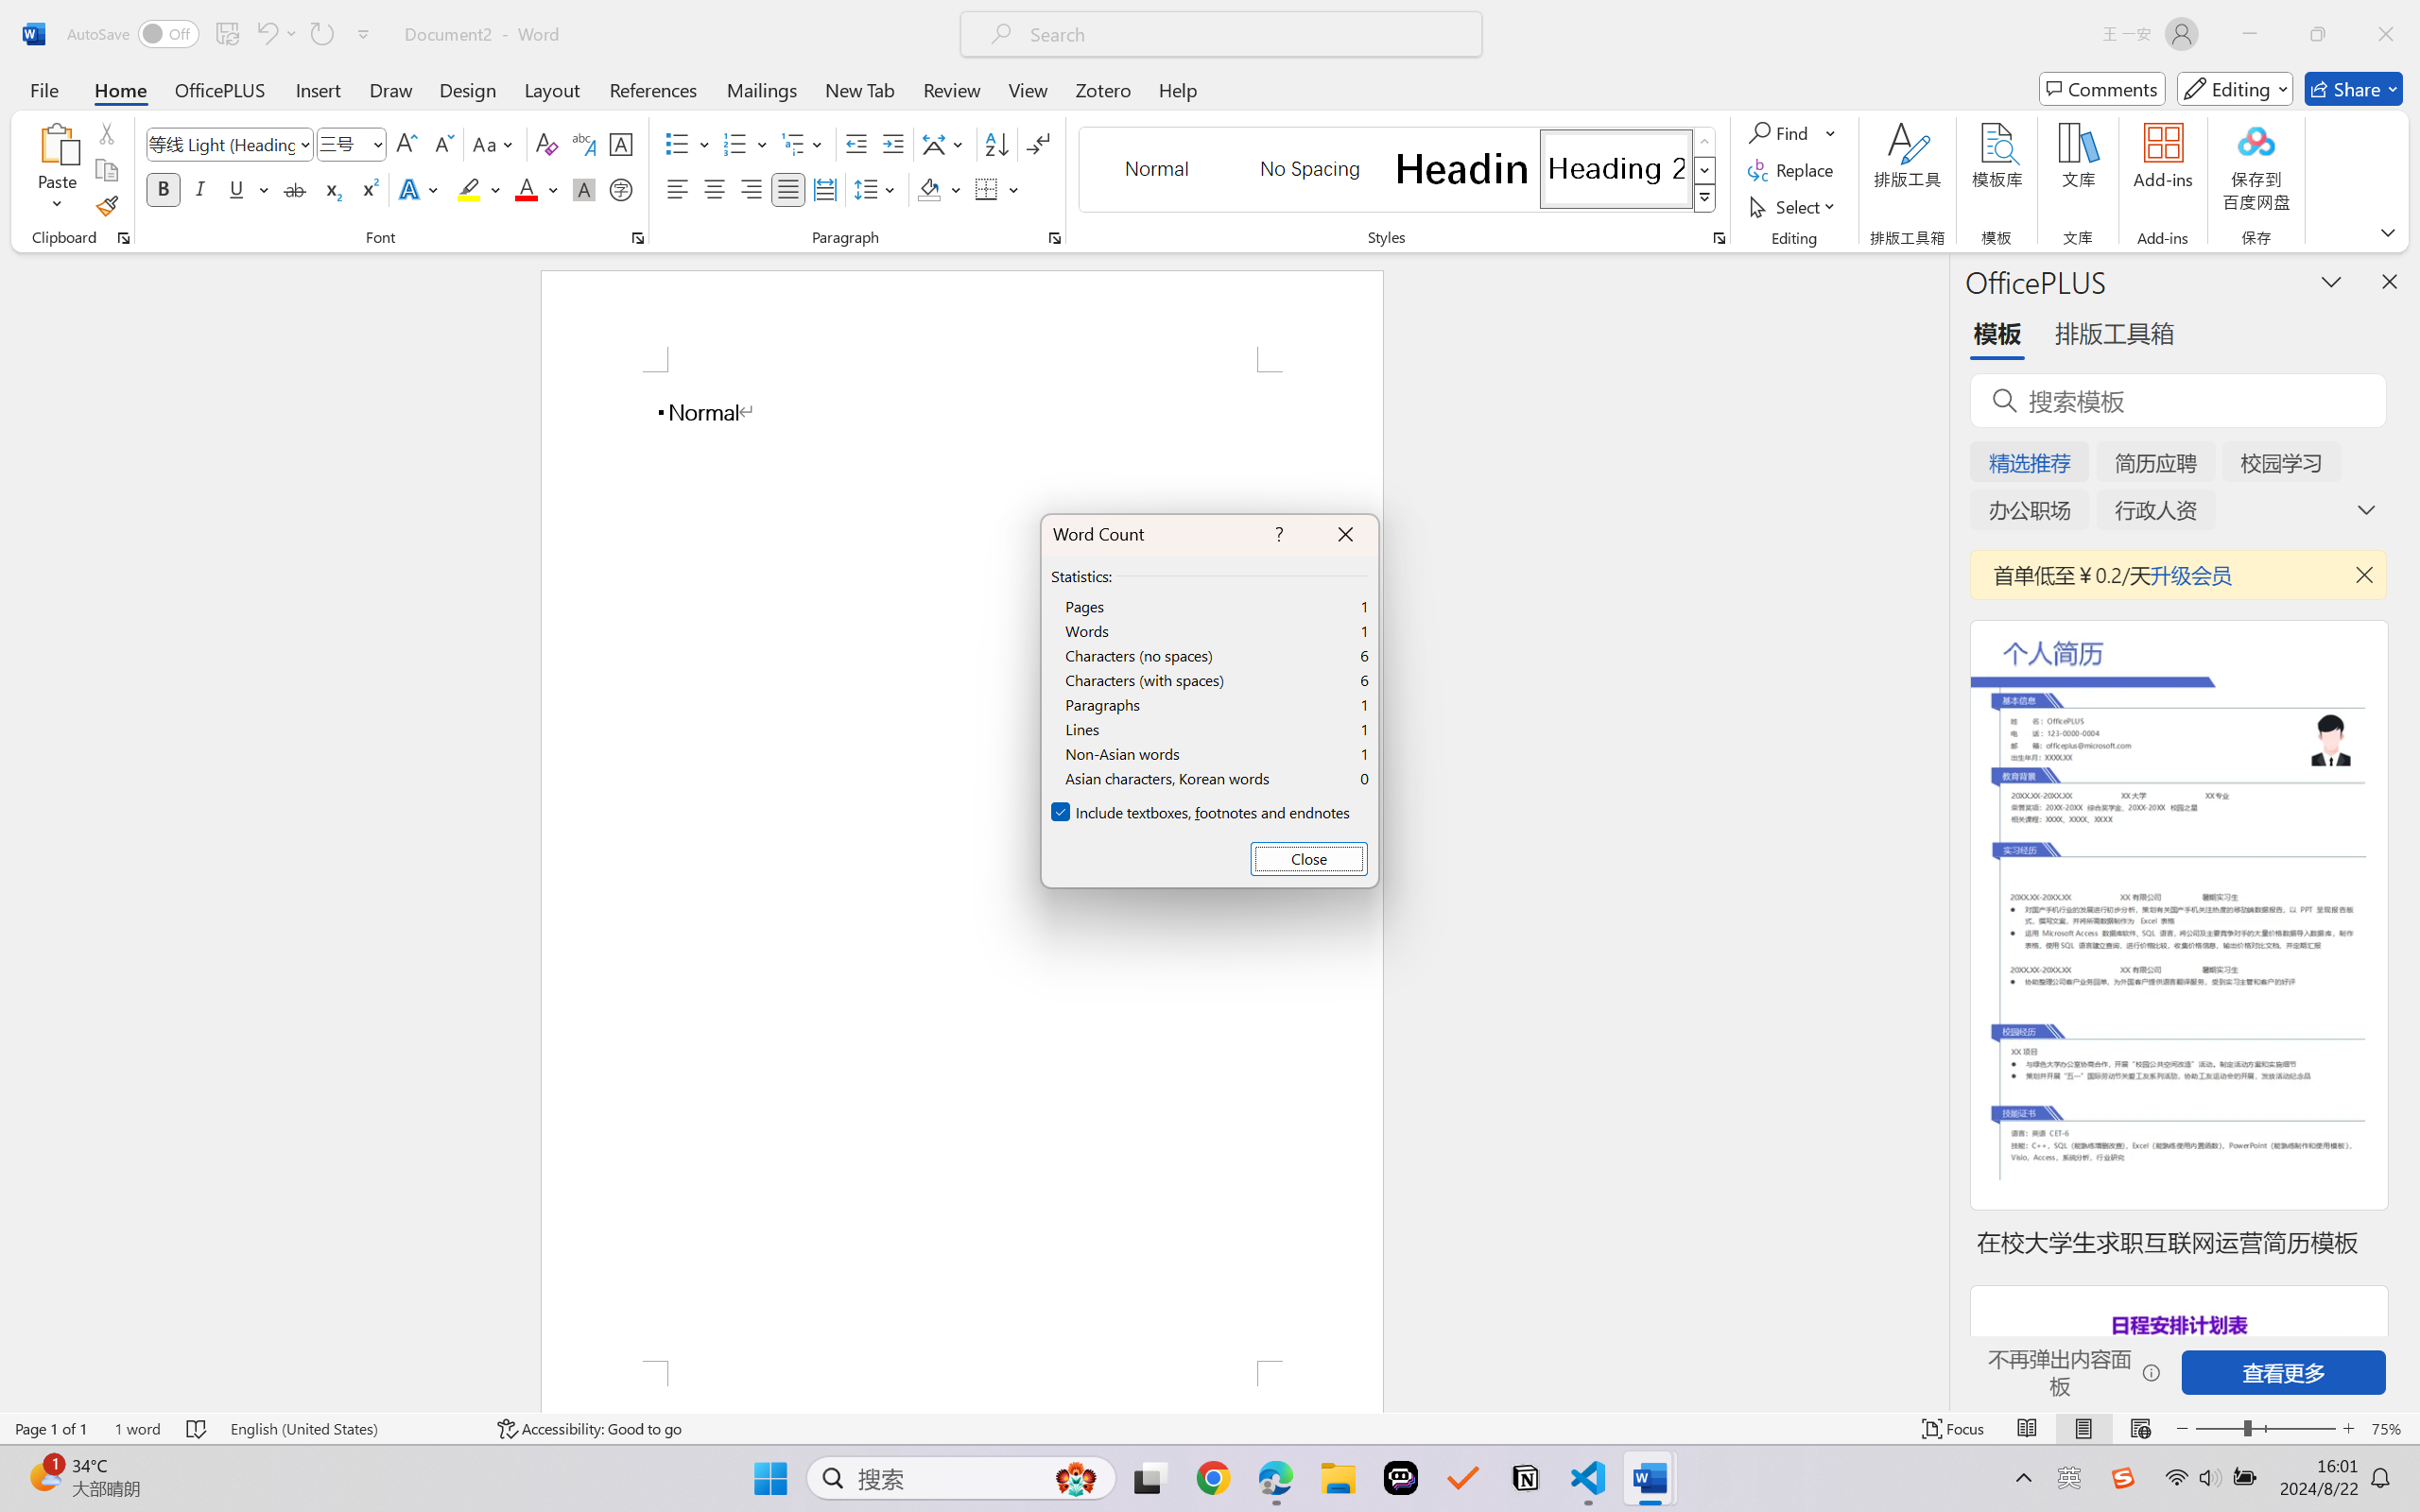  Describe the element at coordinates (2083, 1428) in the screenshot. I see `'Print Layout'` at that location.